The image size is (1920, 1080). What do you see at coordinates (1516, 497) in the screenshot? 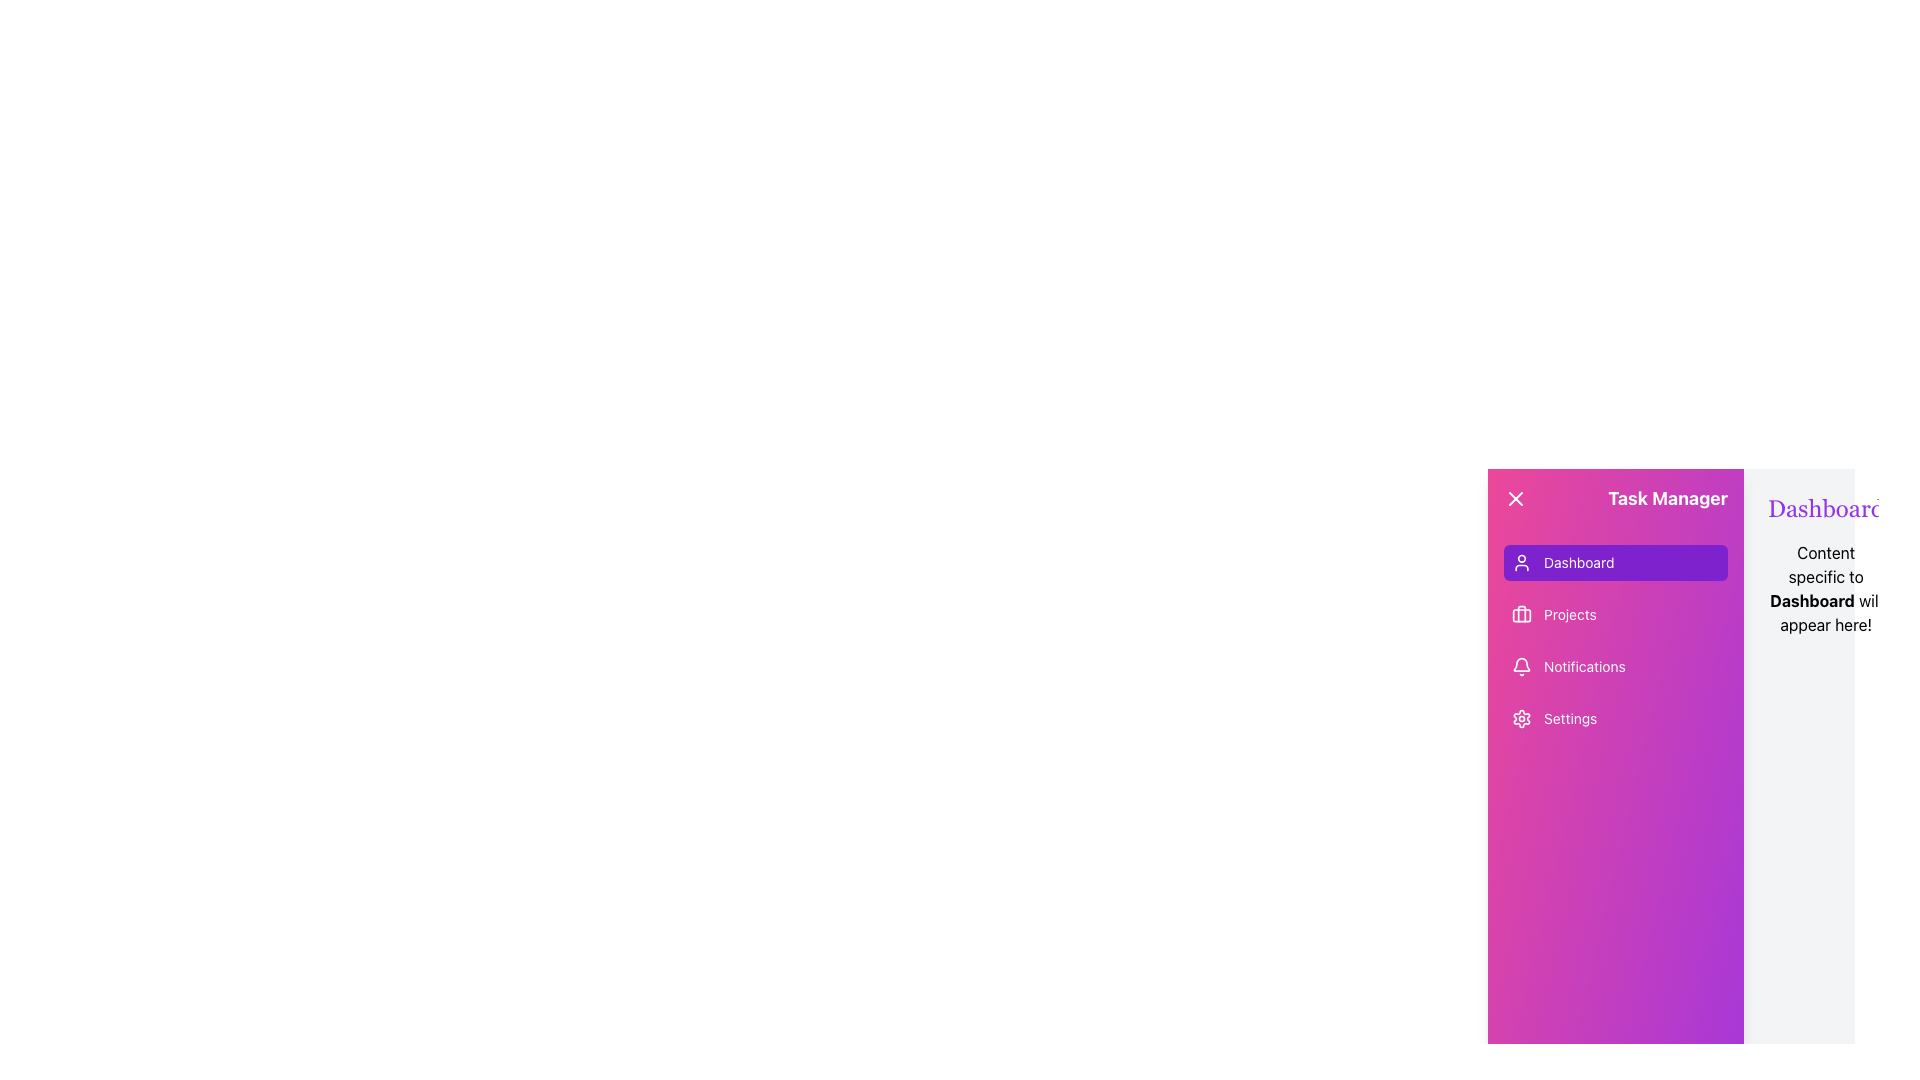
I see `the close button located at the top-left of the 'Task Manager' header section` at bounding box center [1516, 497].